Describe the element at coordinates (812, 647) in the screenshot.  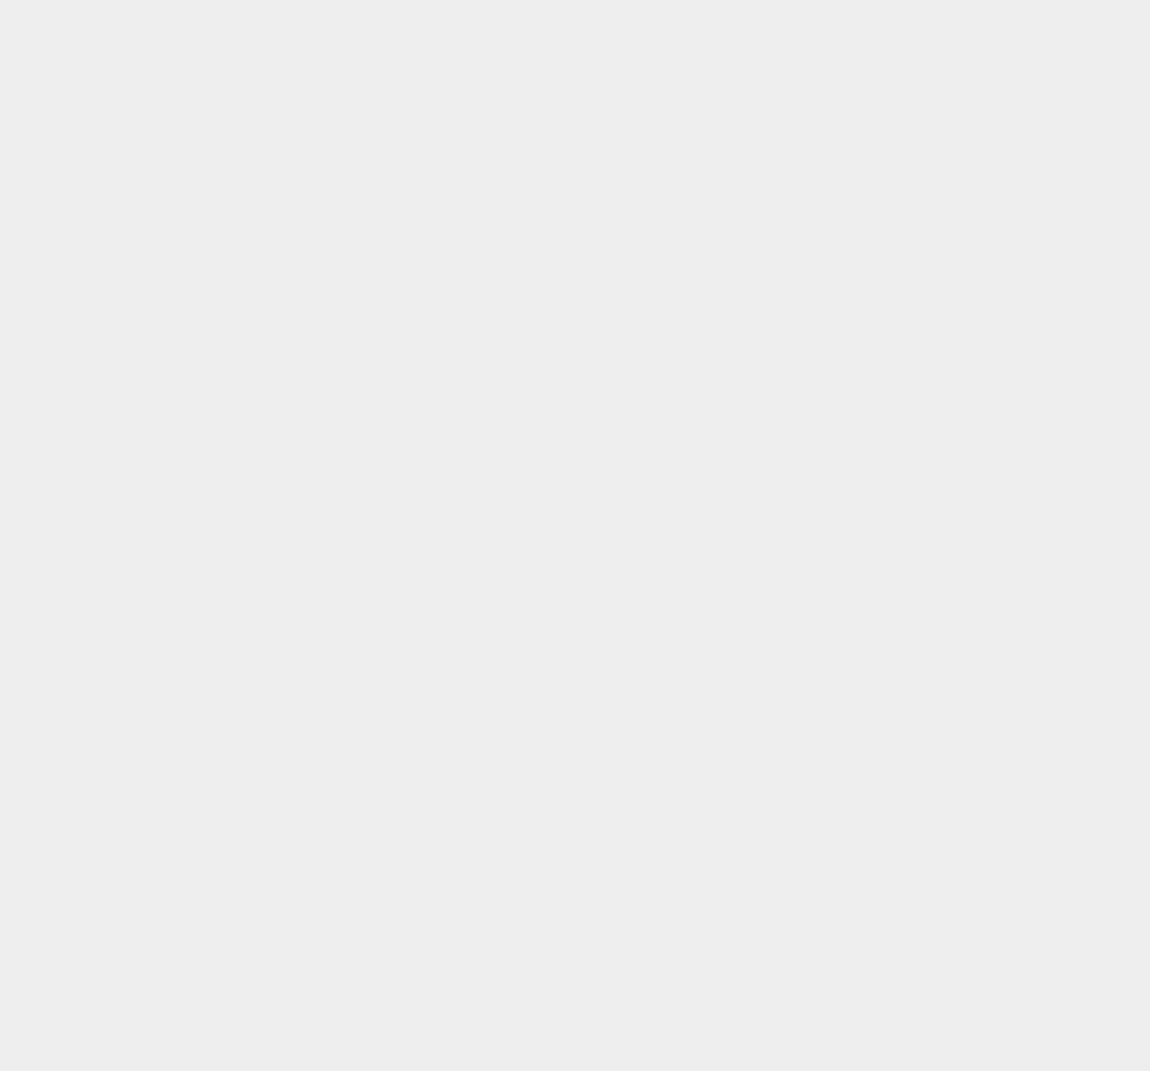
I see `'iPad Air'` at that location.